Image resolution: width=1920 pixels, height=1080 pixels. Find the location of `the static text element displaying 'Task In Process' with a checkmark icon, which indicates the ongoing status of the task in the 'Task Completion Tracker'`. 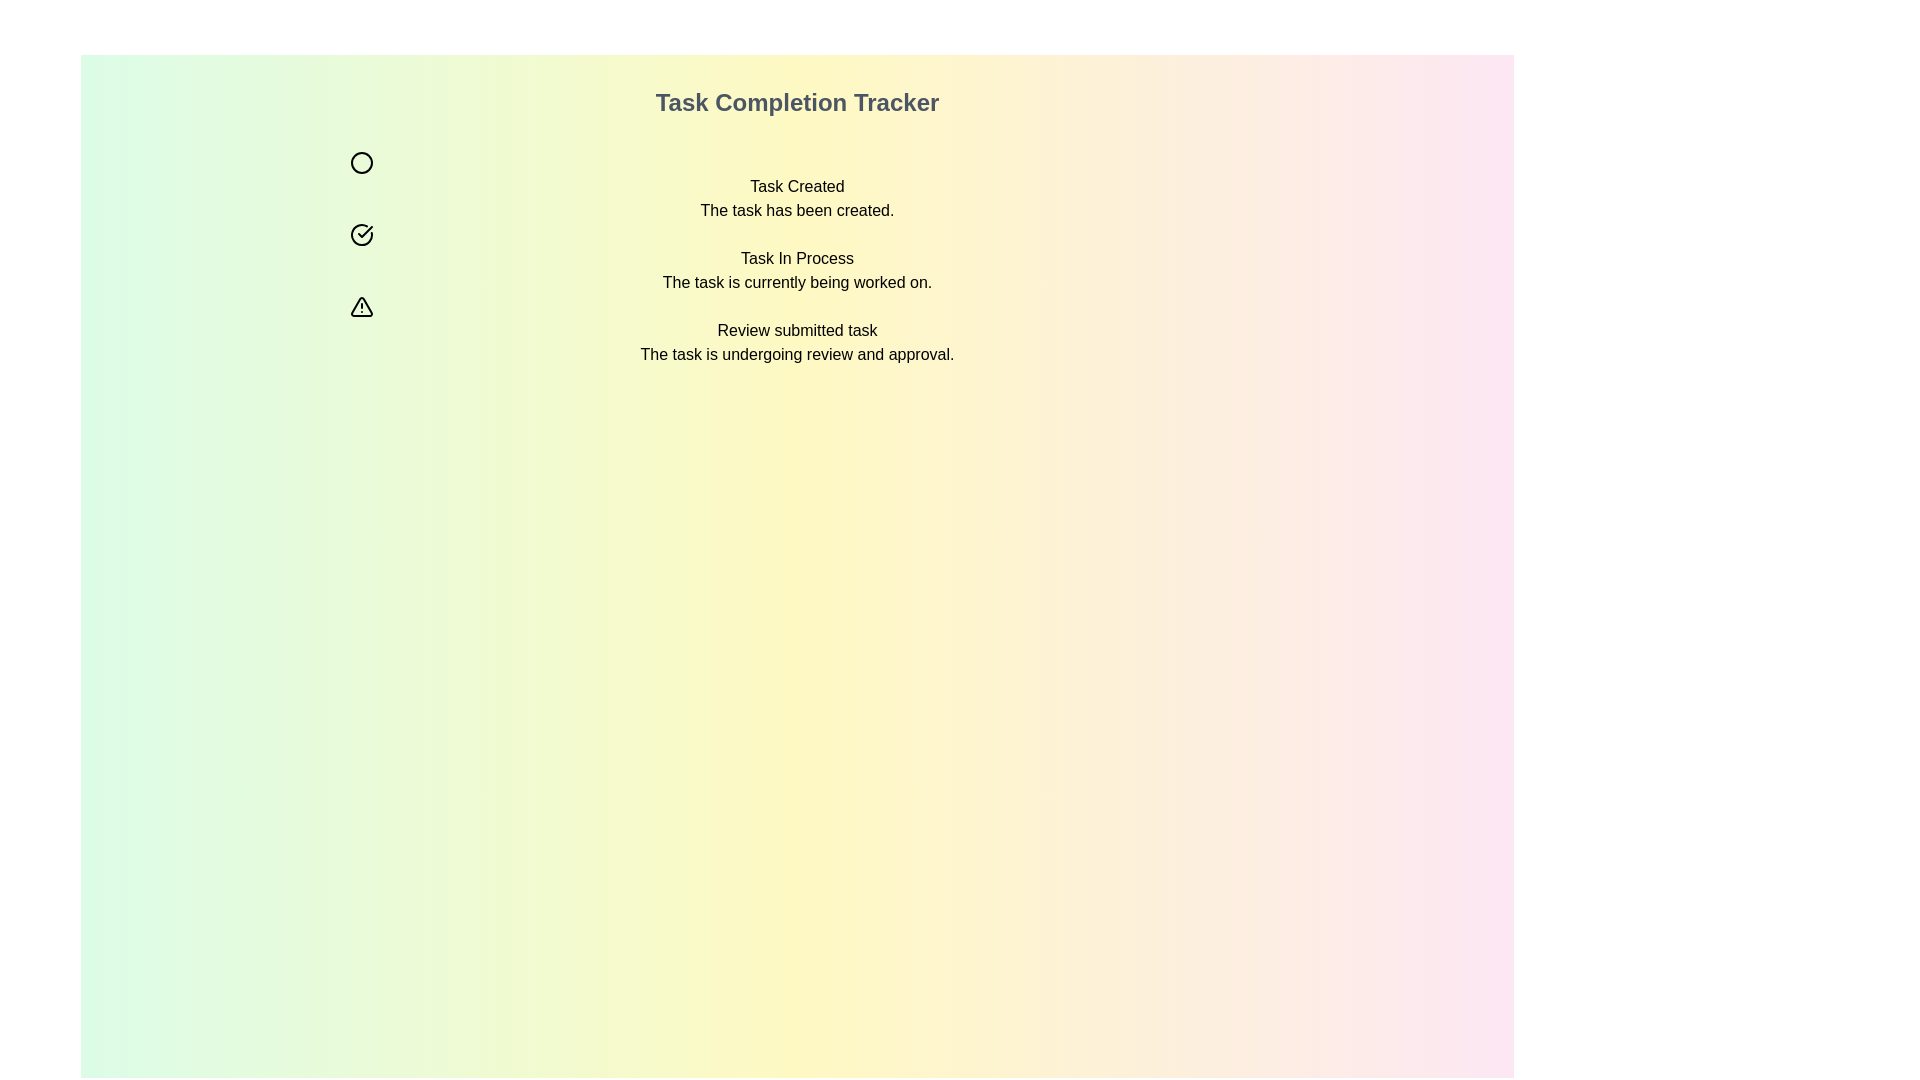

the static text element displaying 'Task In Process' with a checkmark icon, which indicates the ongoing status of the task in the 'Task Completion Tracker' is located at coordinates (796, 257).